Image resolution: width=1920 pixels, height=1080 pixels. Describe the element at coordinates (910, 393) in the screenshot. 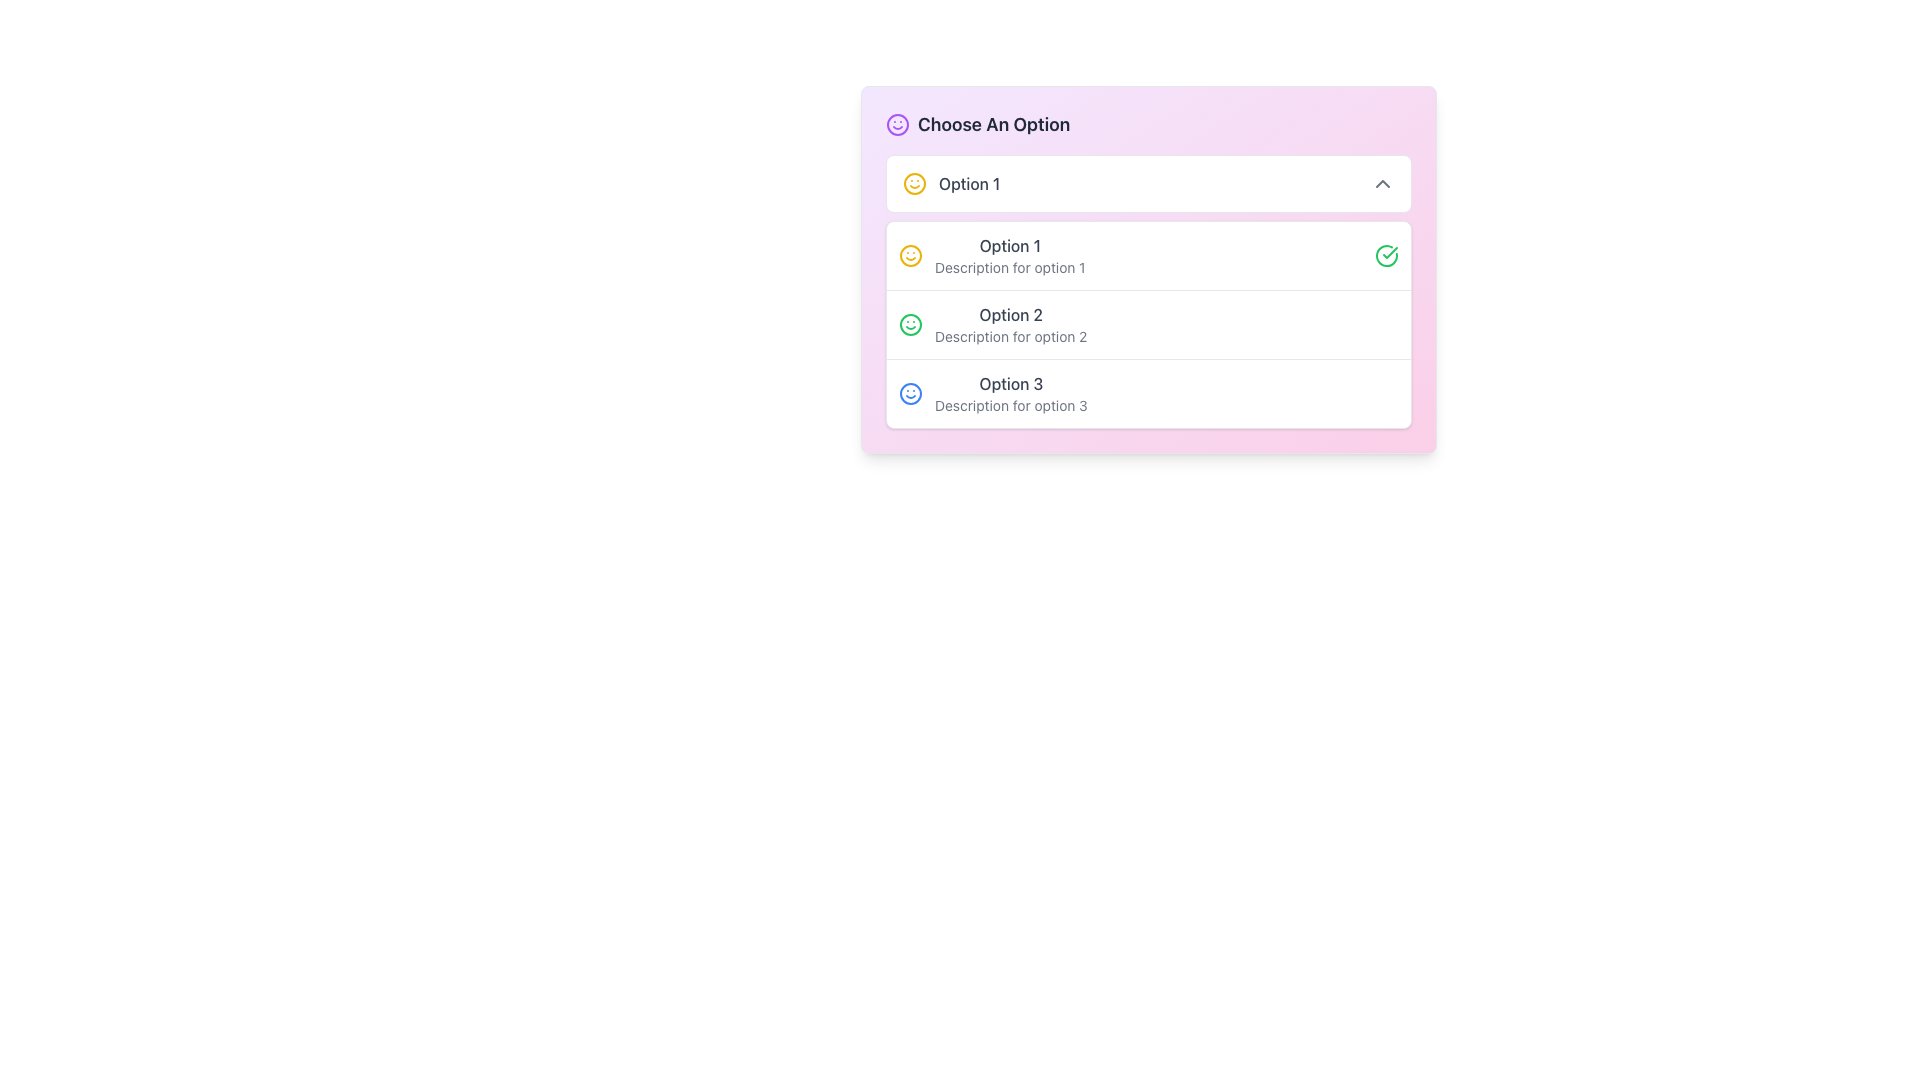

I see `the circular smiling face icon with a blue outline that is located at the beginning of the item labeled 'Option 3' in the list` at that location.